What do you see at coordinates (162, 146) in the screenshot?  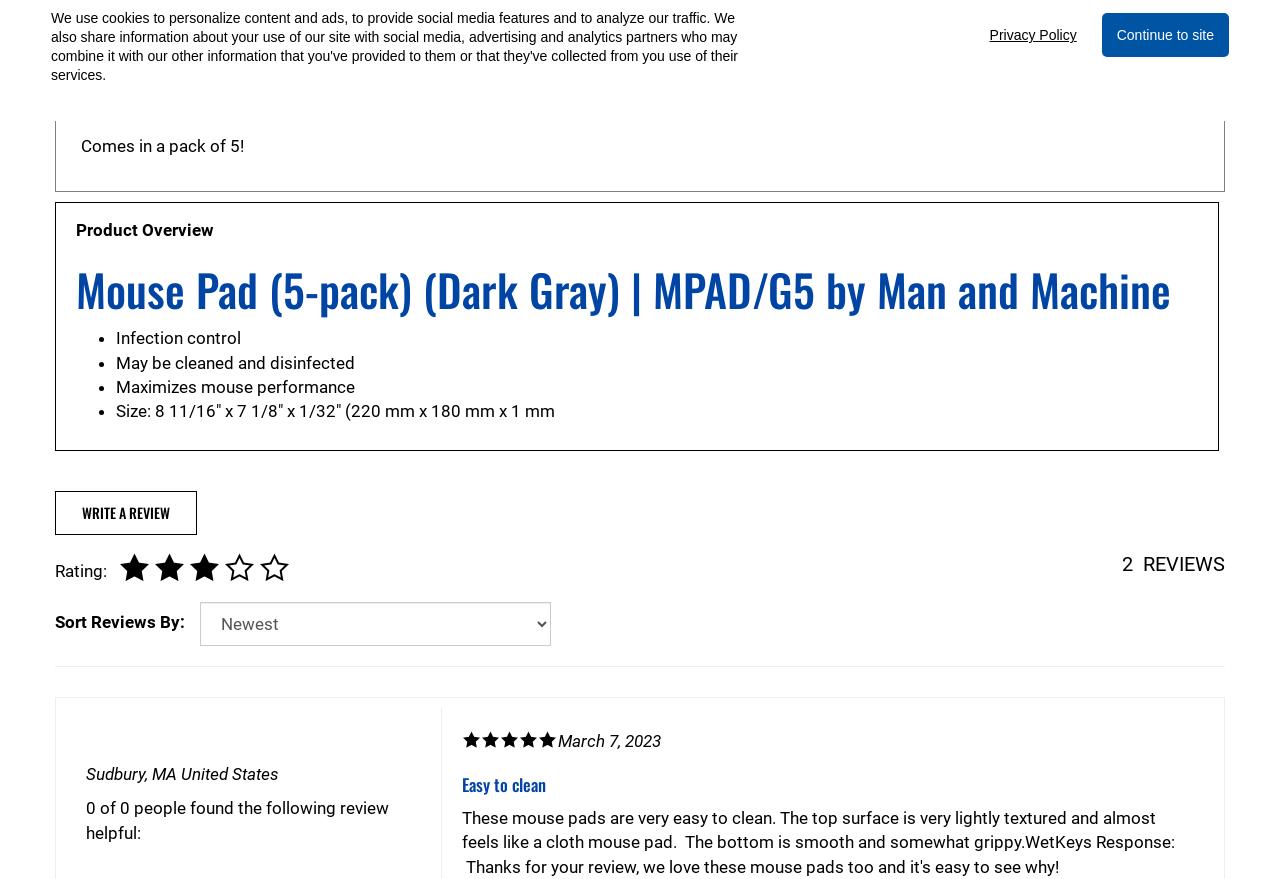 I see `'Comes in a pack of 5!'` at bounding box center [162, 146].